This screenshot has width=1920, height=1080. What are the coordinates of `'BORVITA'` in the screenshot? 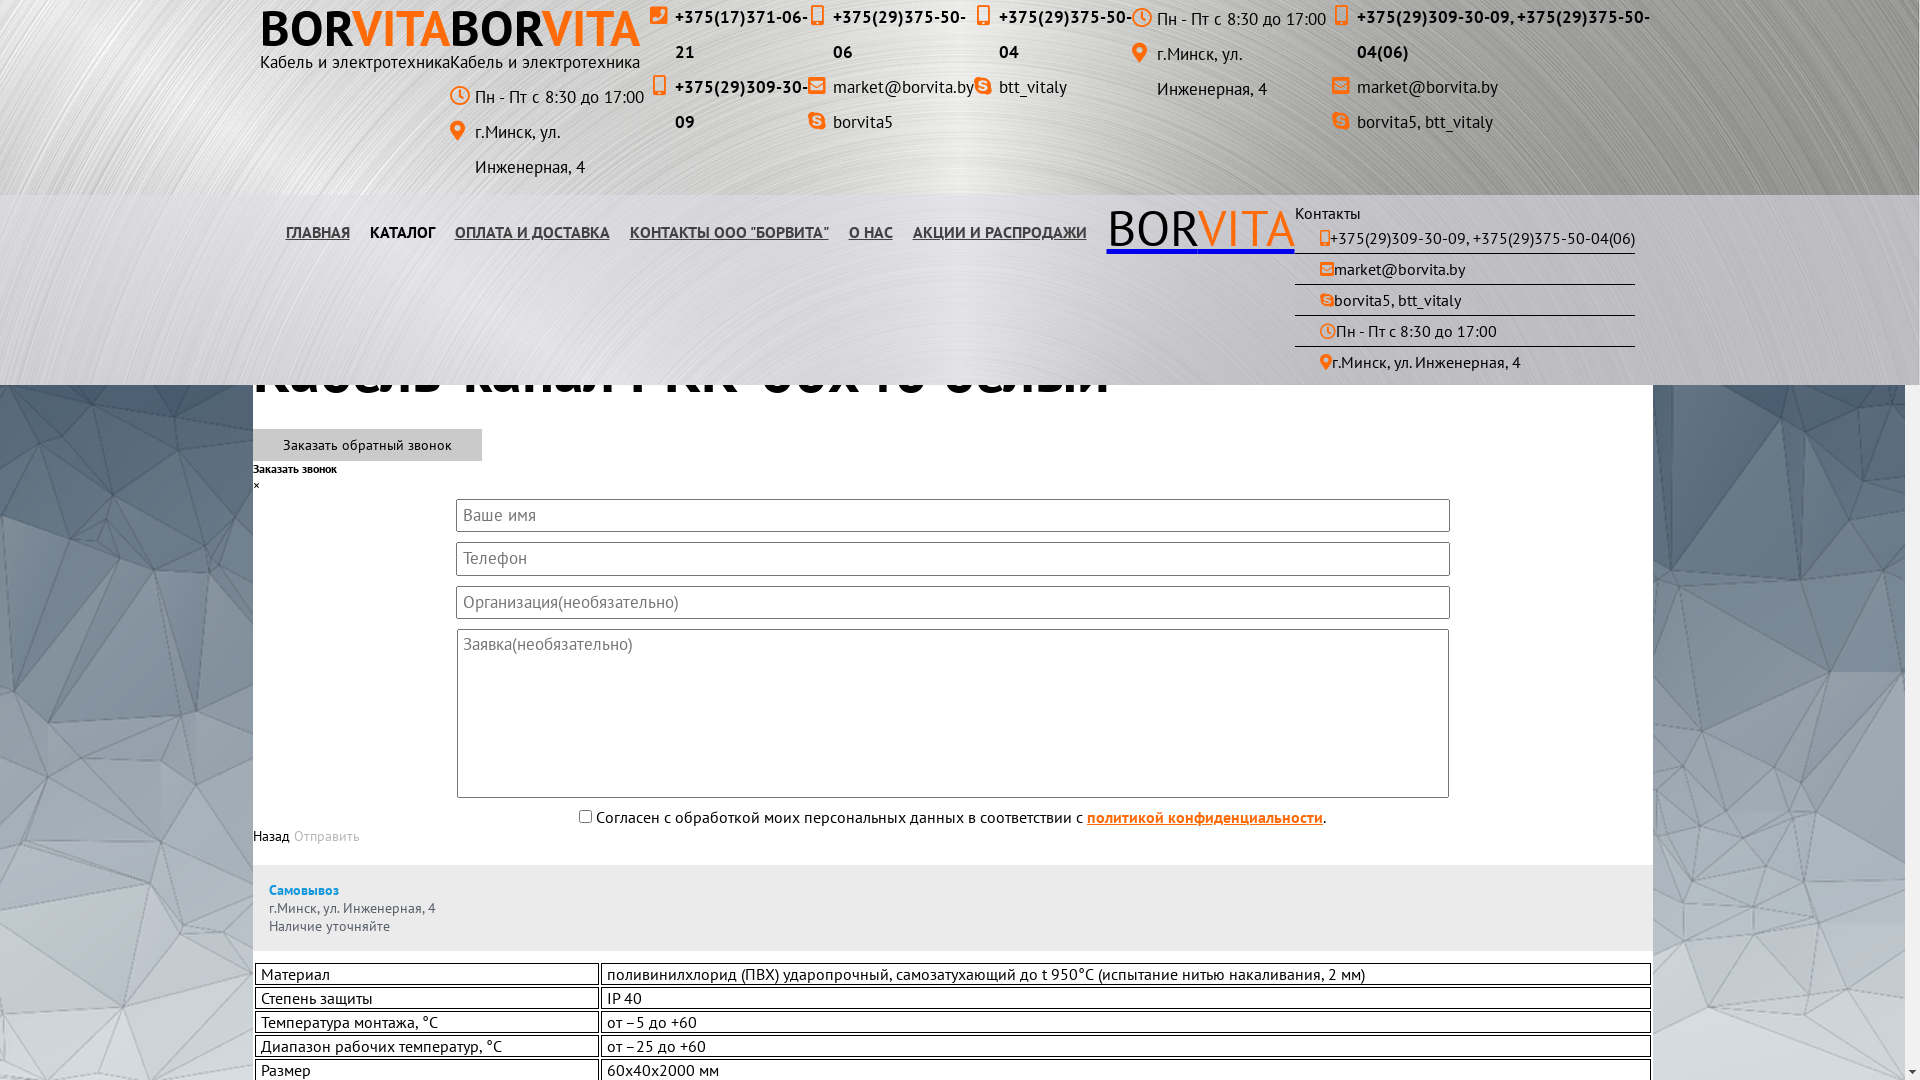 It's located at (550, 27).